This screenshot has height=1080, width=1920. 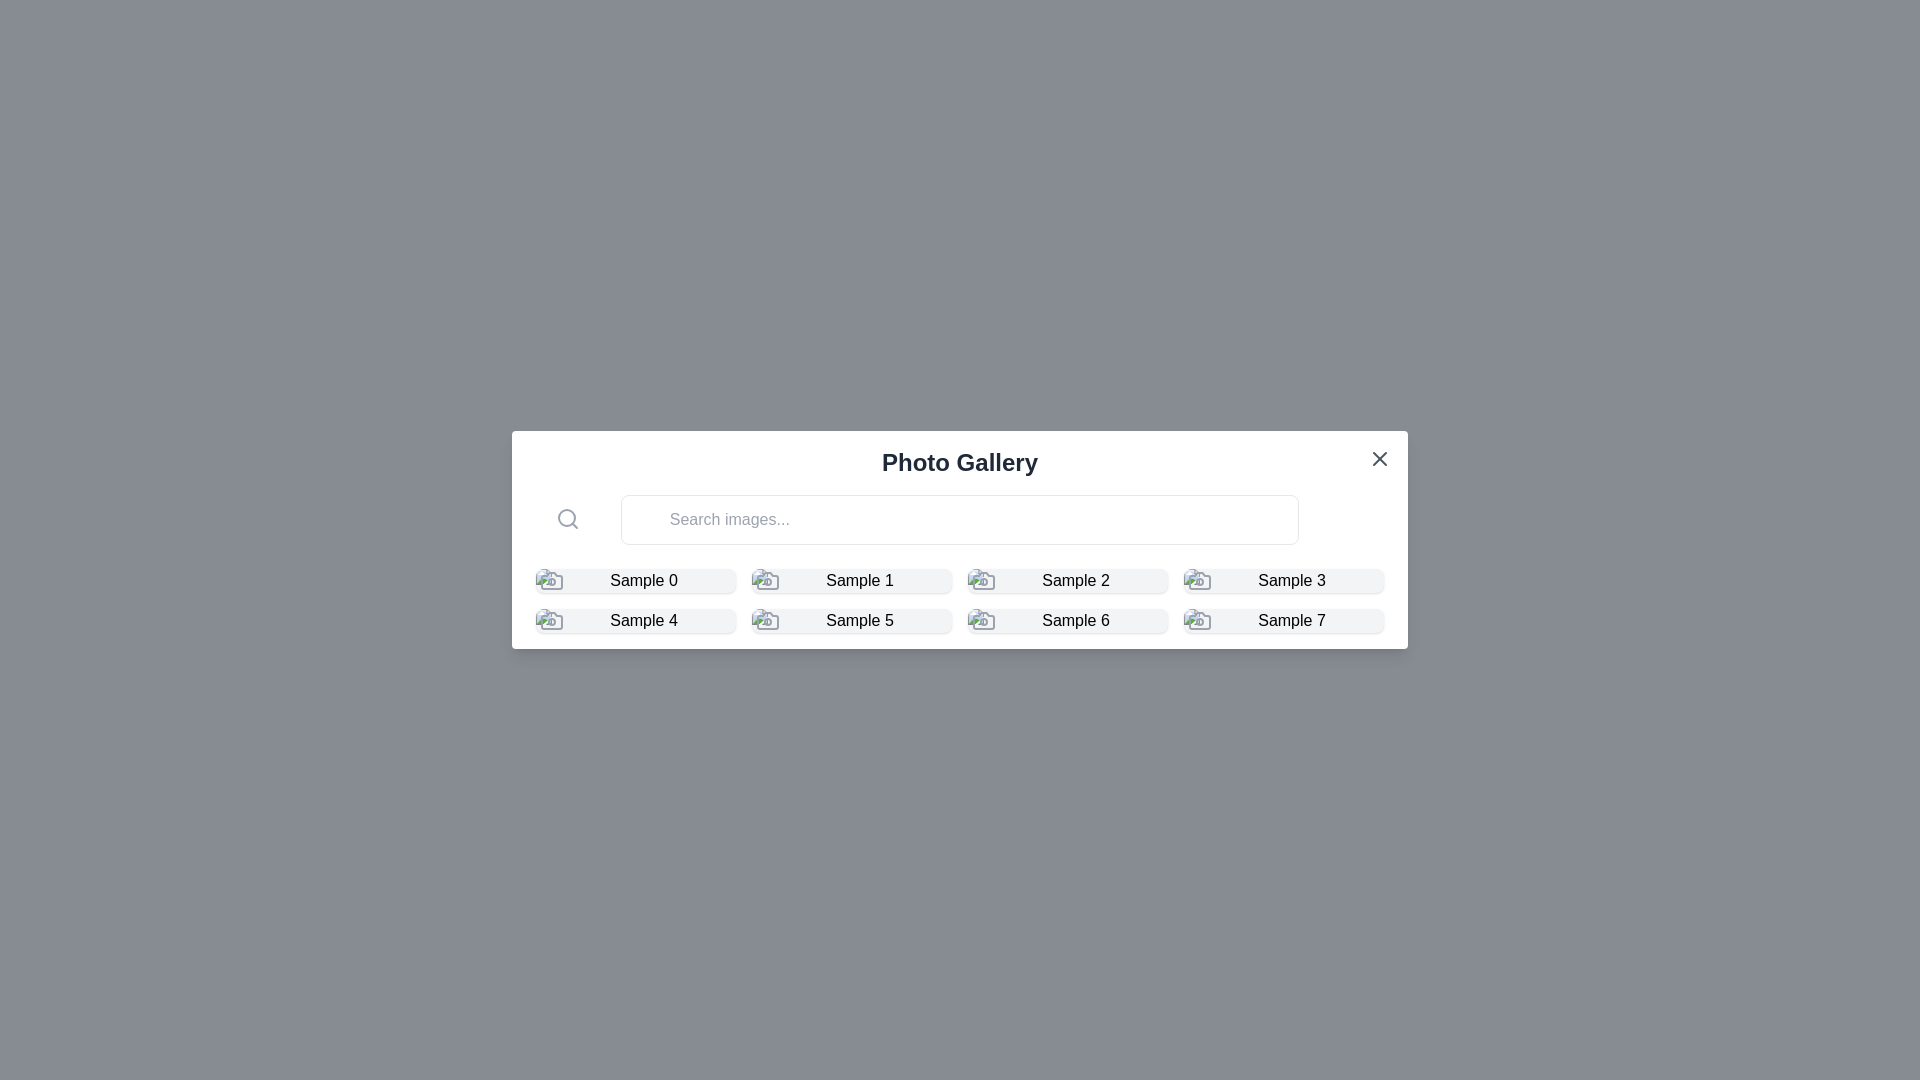 I want to click on the fourth Image card or photo tile in the grid, which has a light gray background and displays 'Sample 3' next to a photo icon, so click(x=1283, y=581).